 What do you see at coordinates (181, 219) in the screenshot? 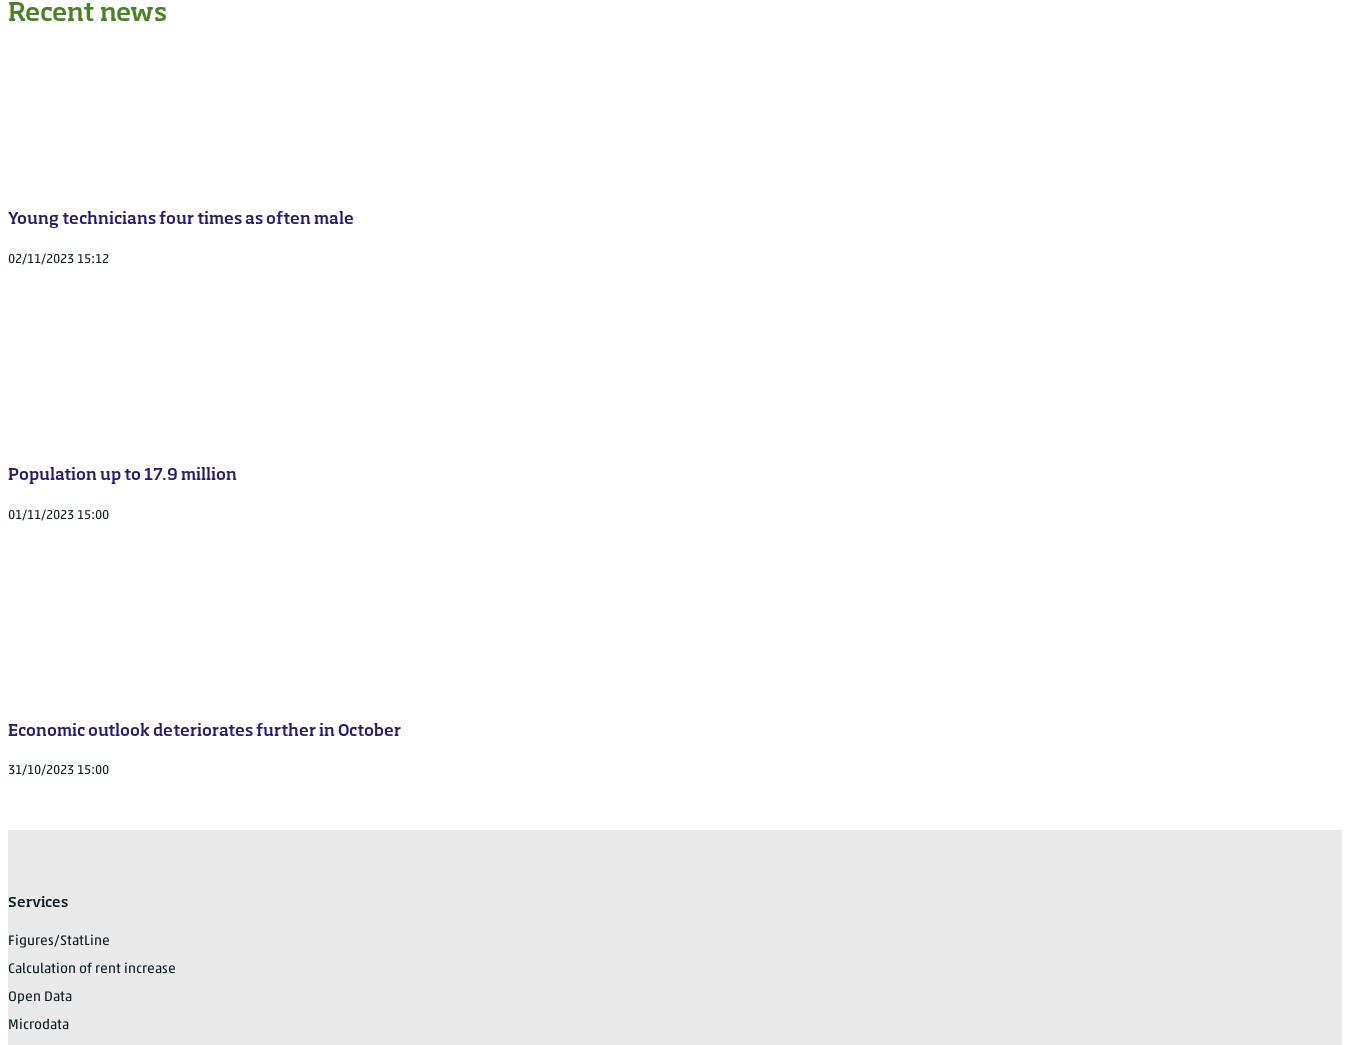
I see `'Young technicians four times as often male'` at bounding box center [181, 219].